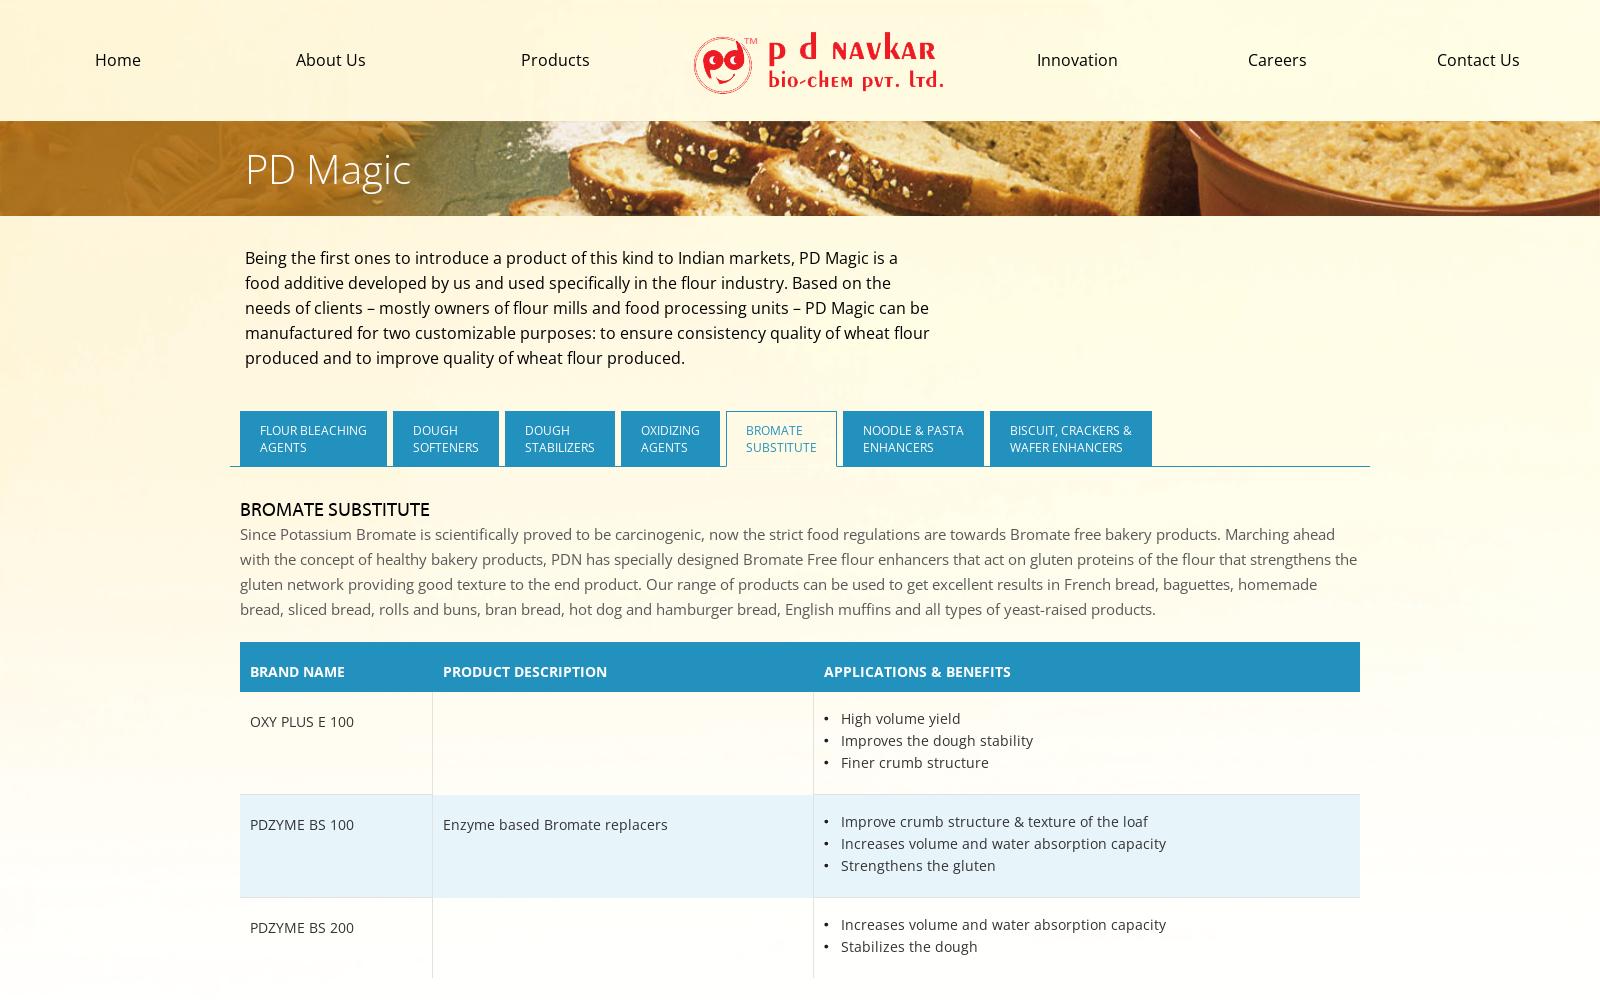 The height and width of the screenshot is (1000, 1600). What do you see at coordinates (523, 671) in the screenshot?
I see `'PRODUCT DESCRIPTION'` at bounding box center [523, 671].